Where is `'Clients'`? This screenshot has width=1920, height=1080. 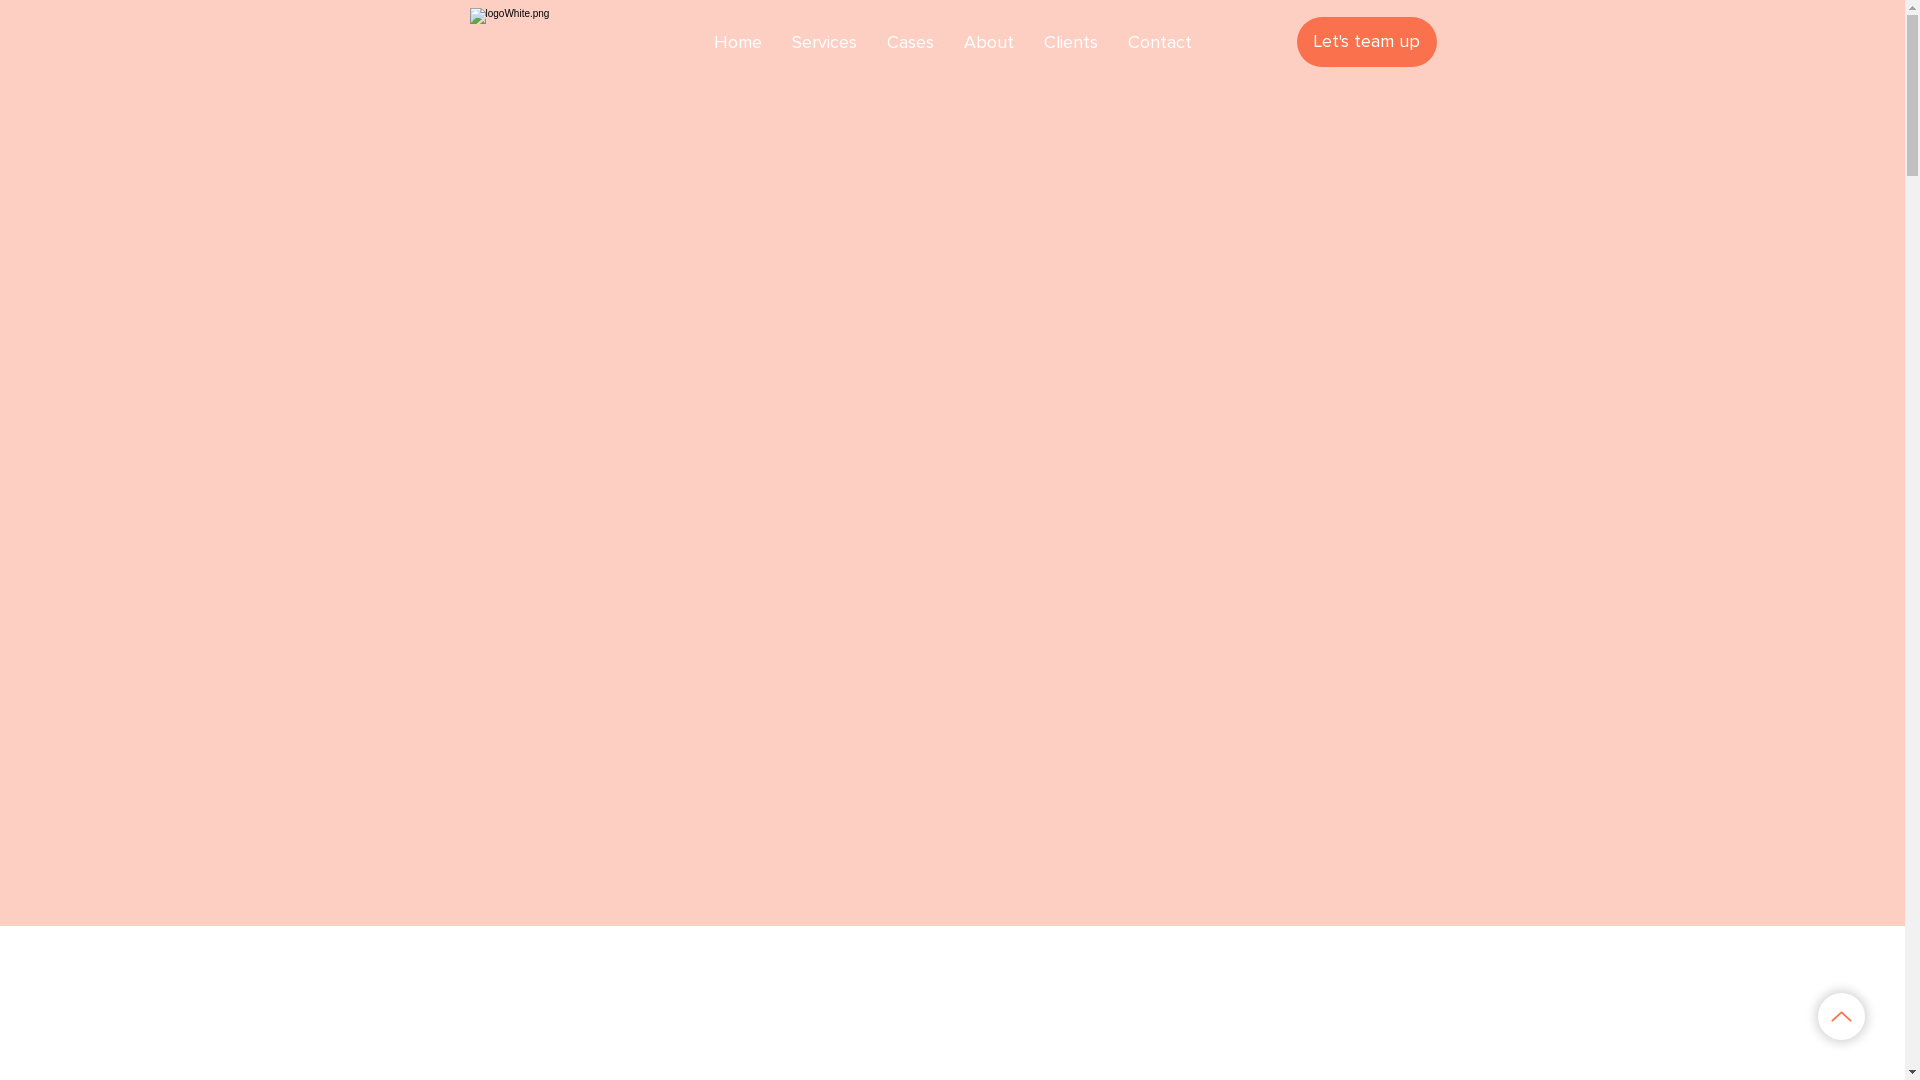
'Clients' is located at coordinates (1069, 42).